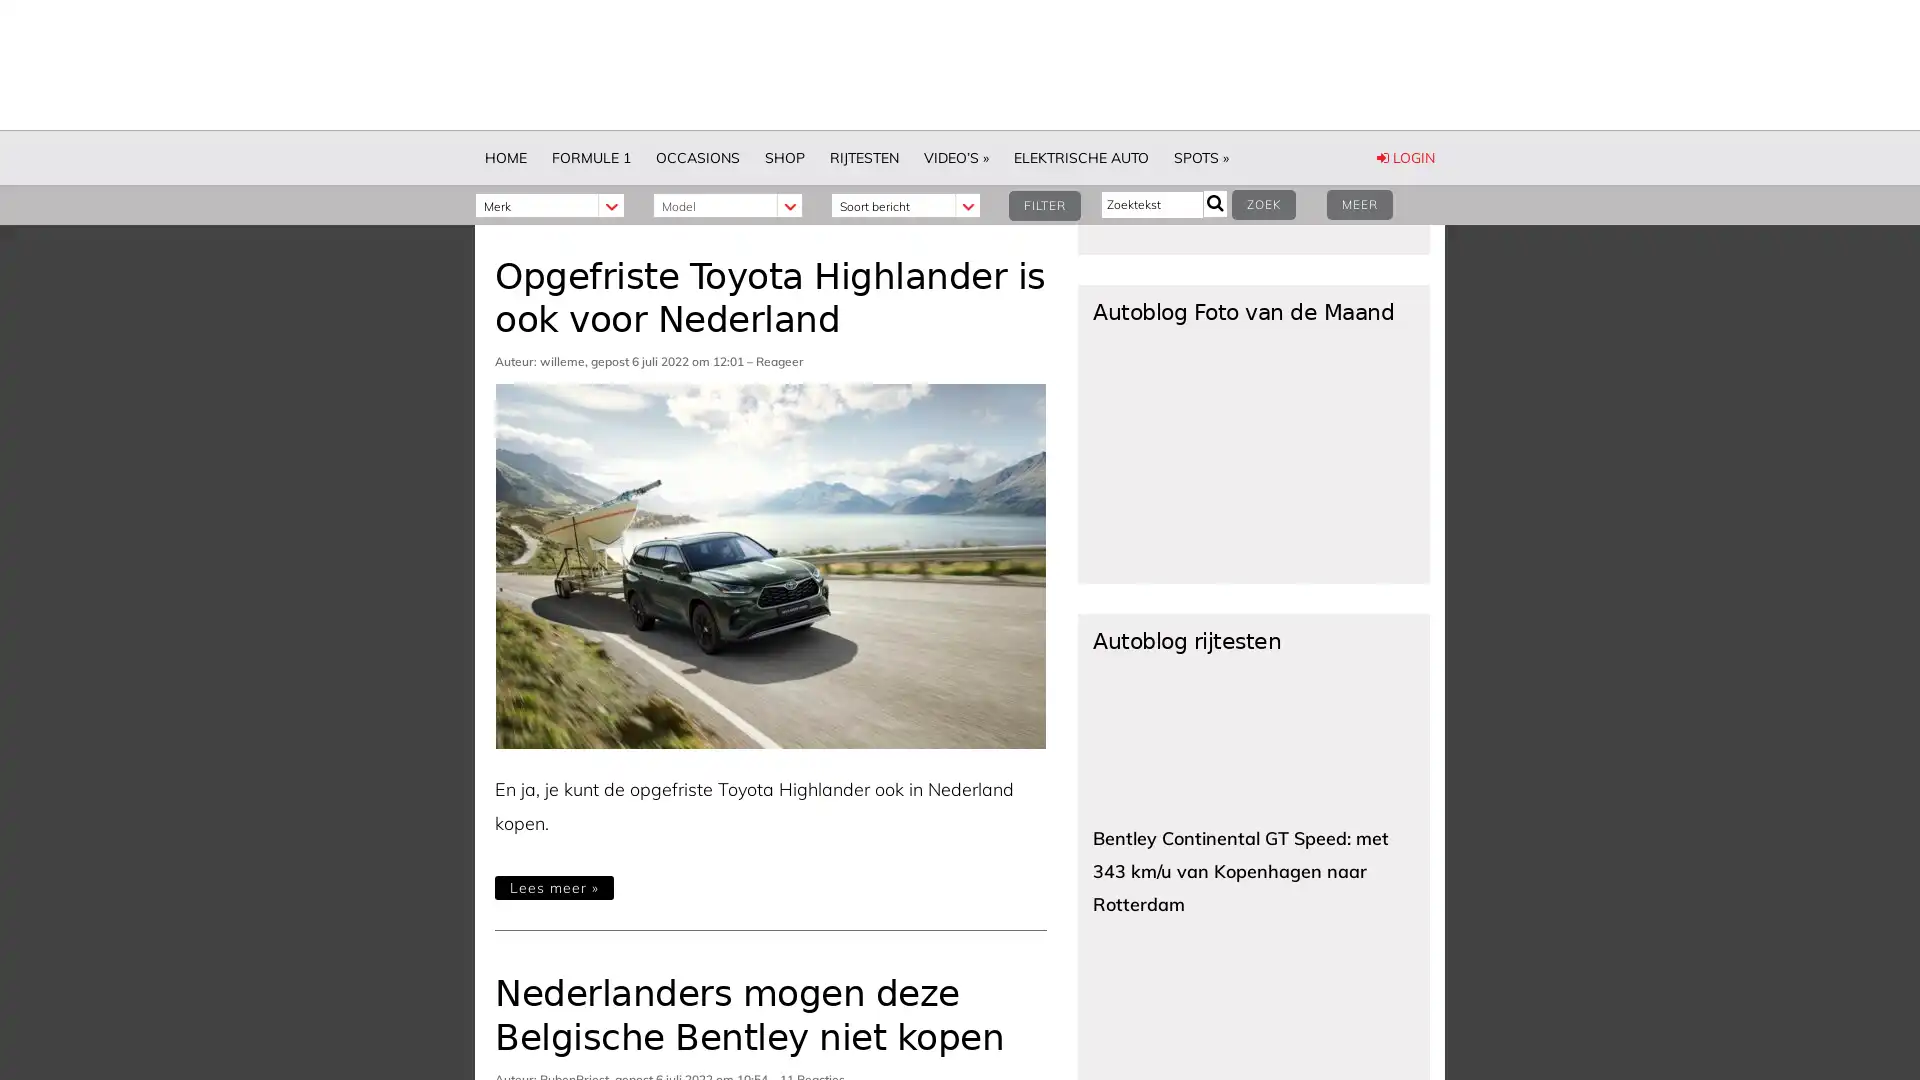  I want to click on MEER, so click(1358, 204).